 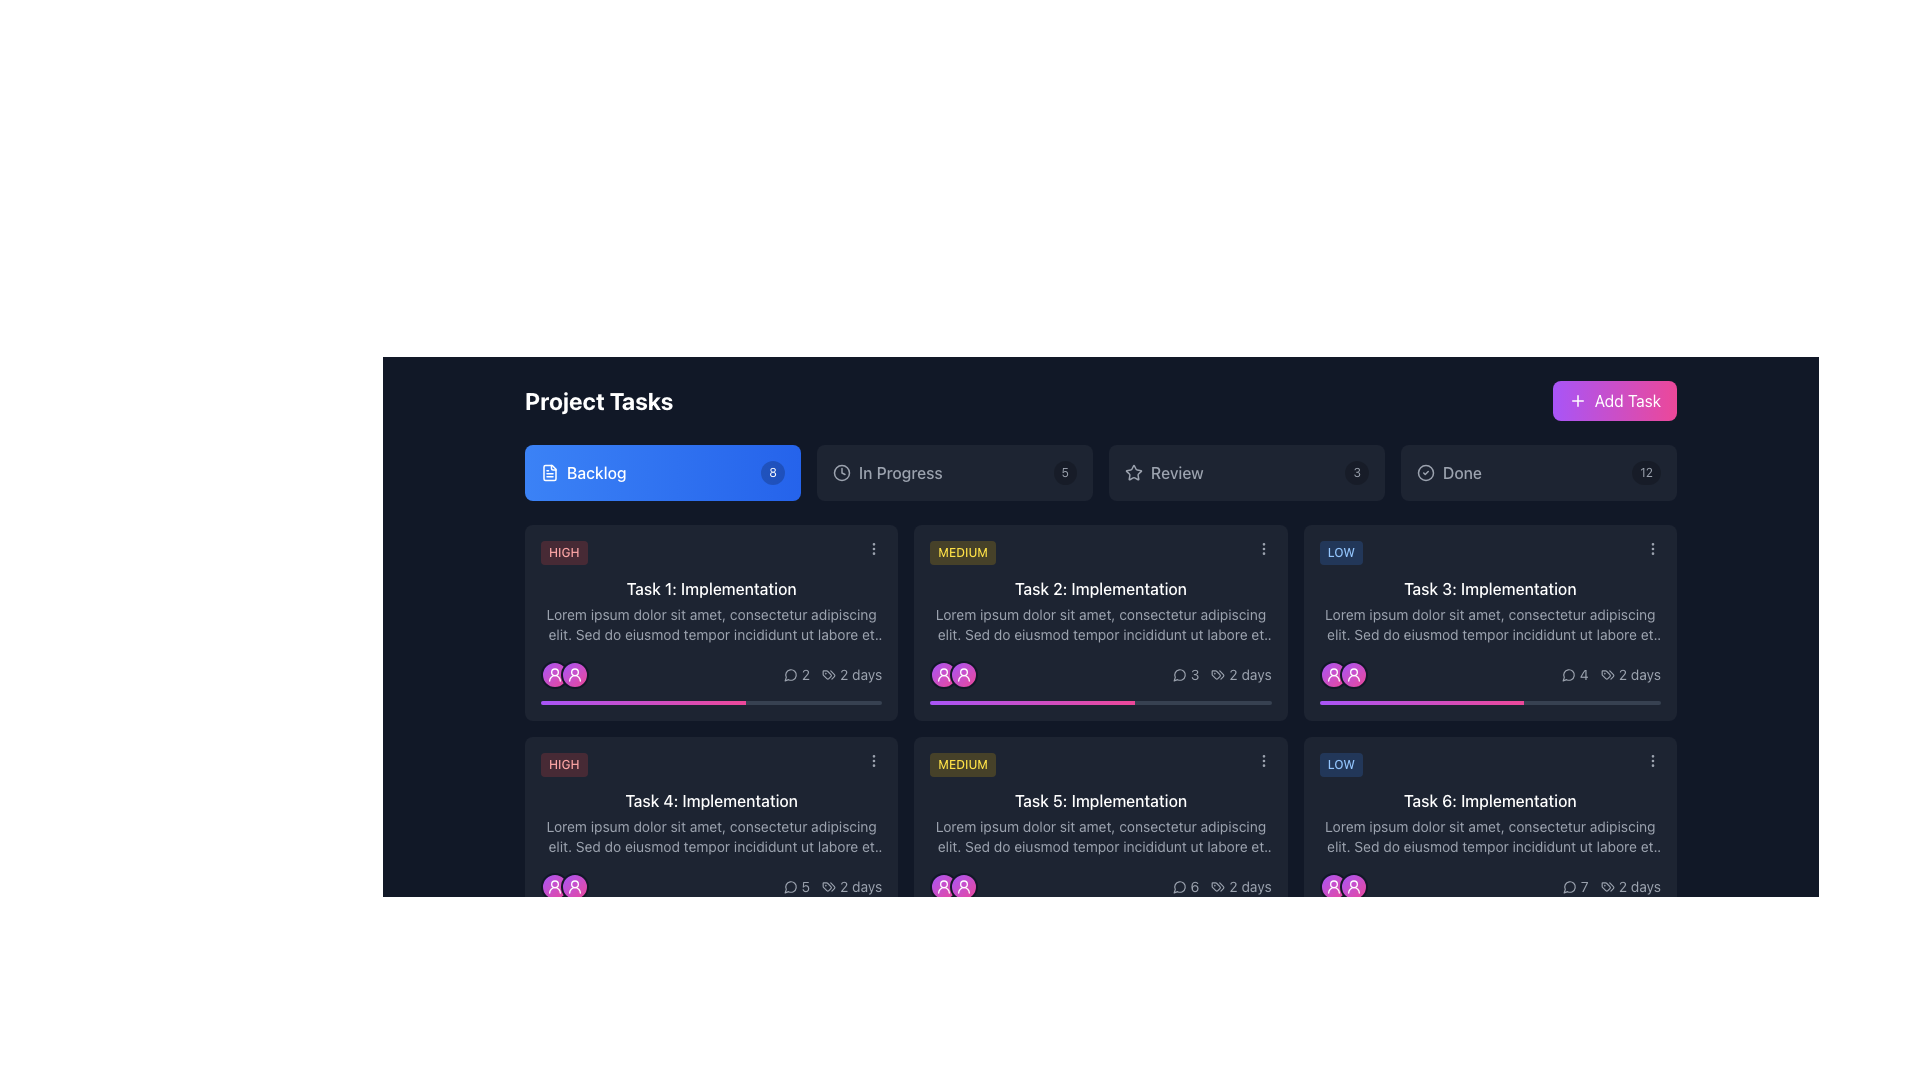 I want to click on the informational text displaying the duration of the task in days, located in the bottom-right corner of the task card, so click(x=852, y=675).